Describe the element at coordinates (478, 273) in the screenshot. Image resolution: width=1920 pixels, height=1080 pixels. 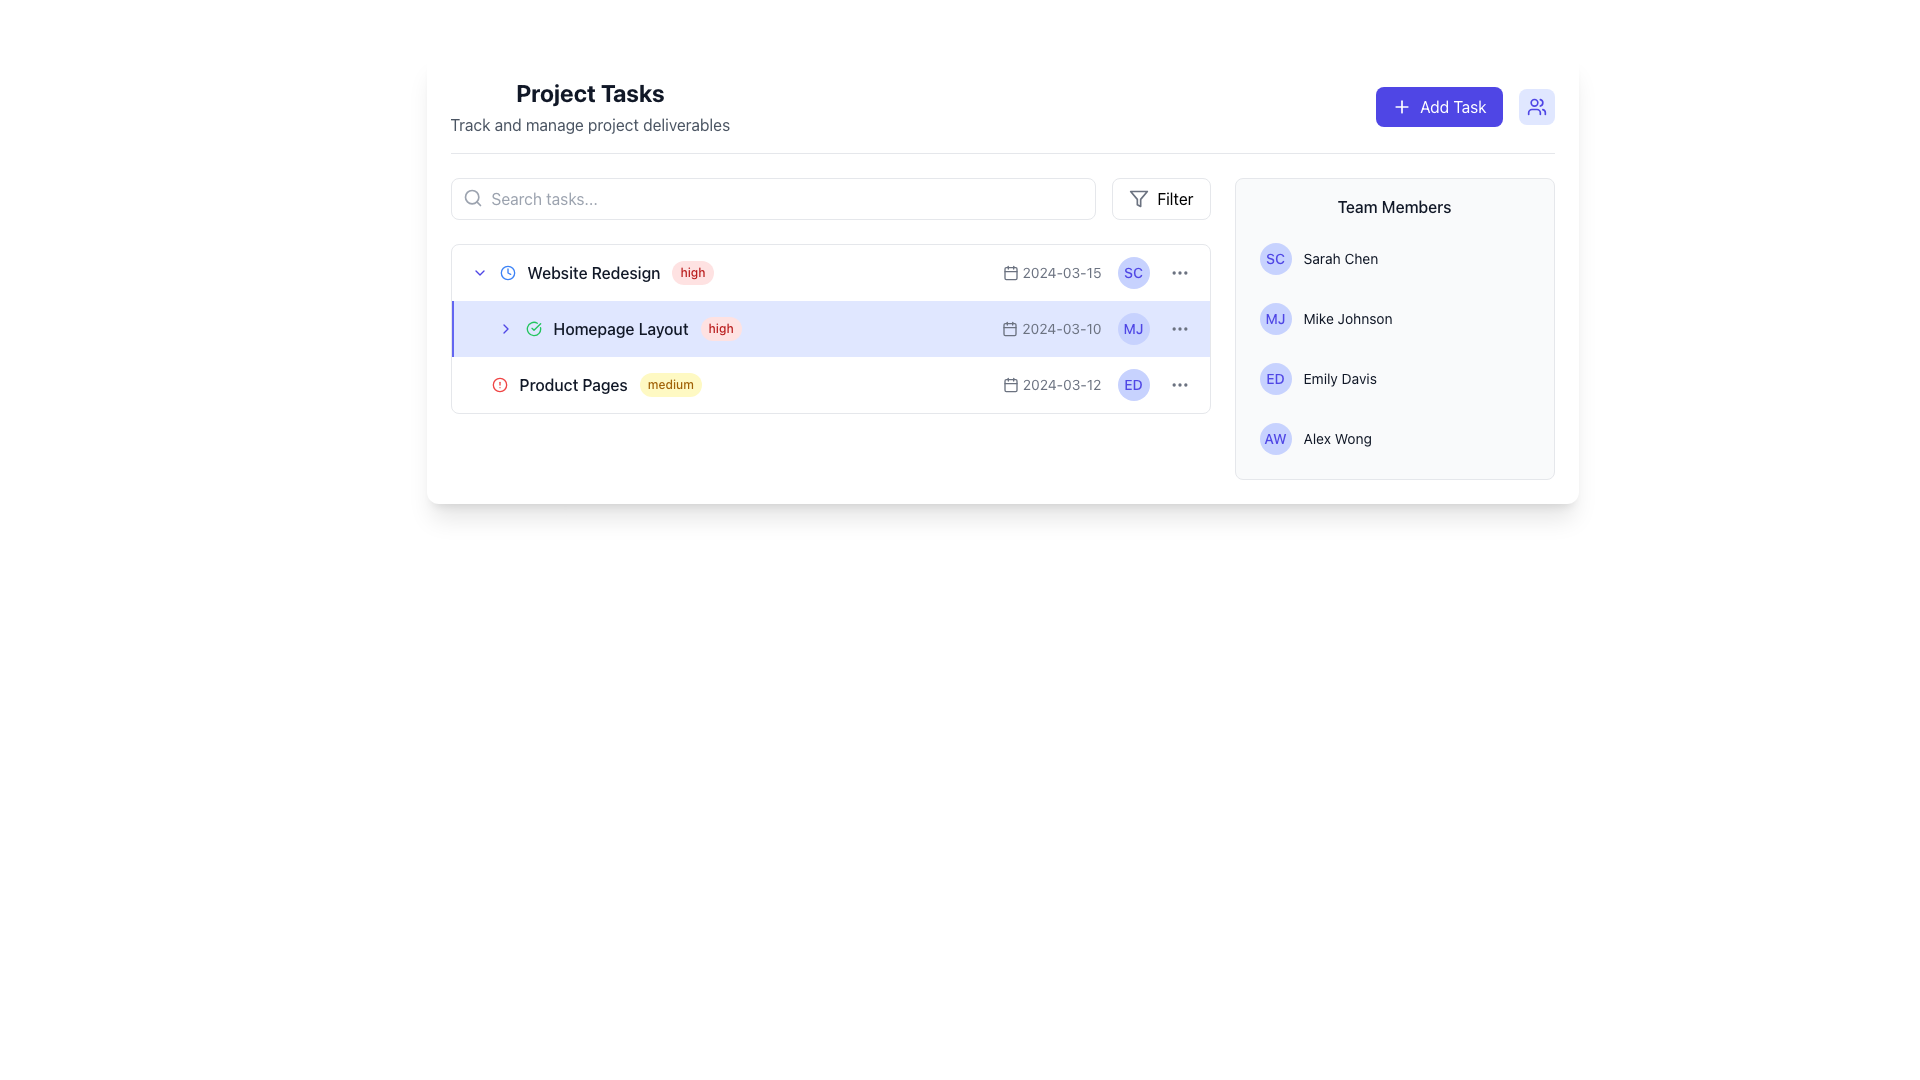
I see `the Interactive chevron icon located in the left portion of the 'Homepage Layout' row` at that location.